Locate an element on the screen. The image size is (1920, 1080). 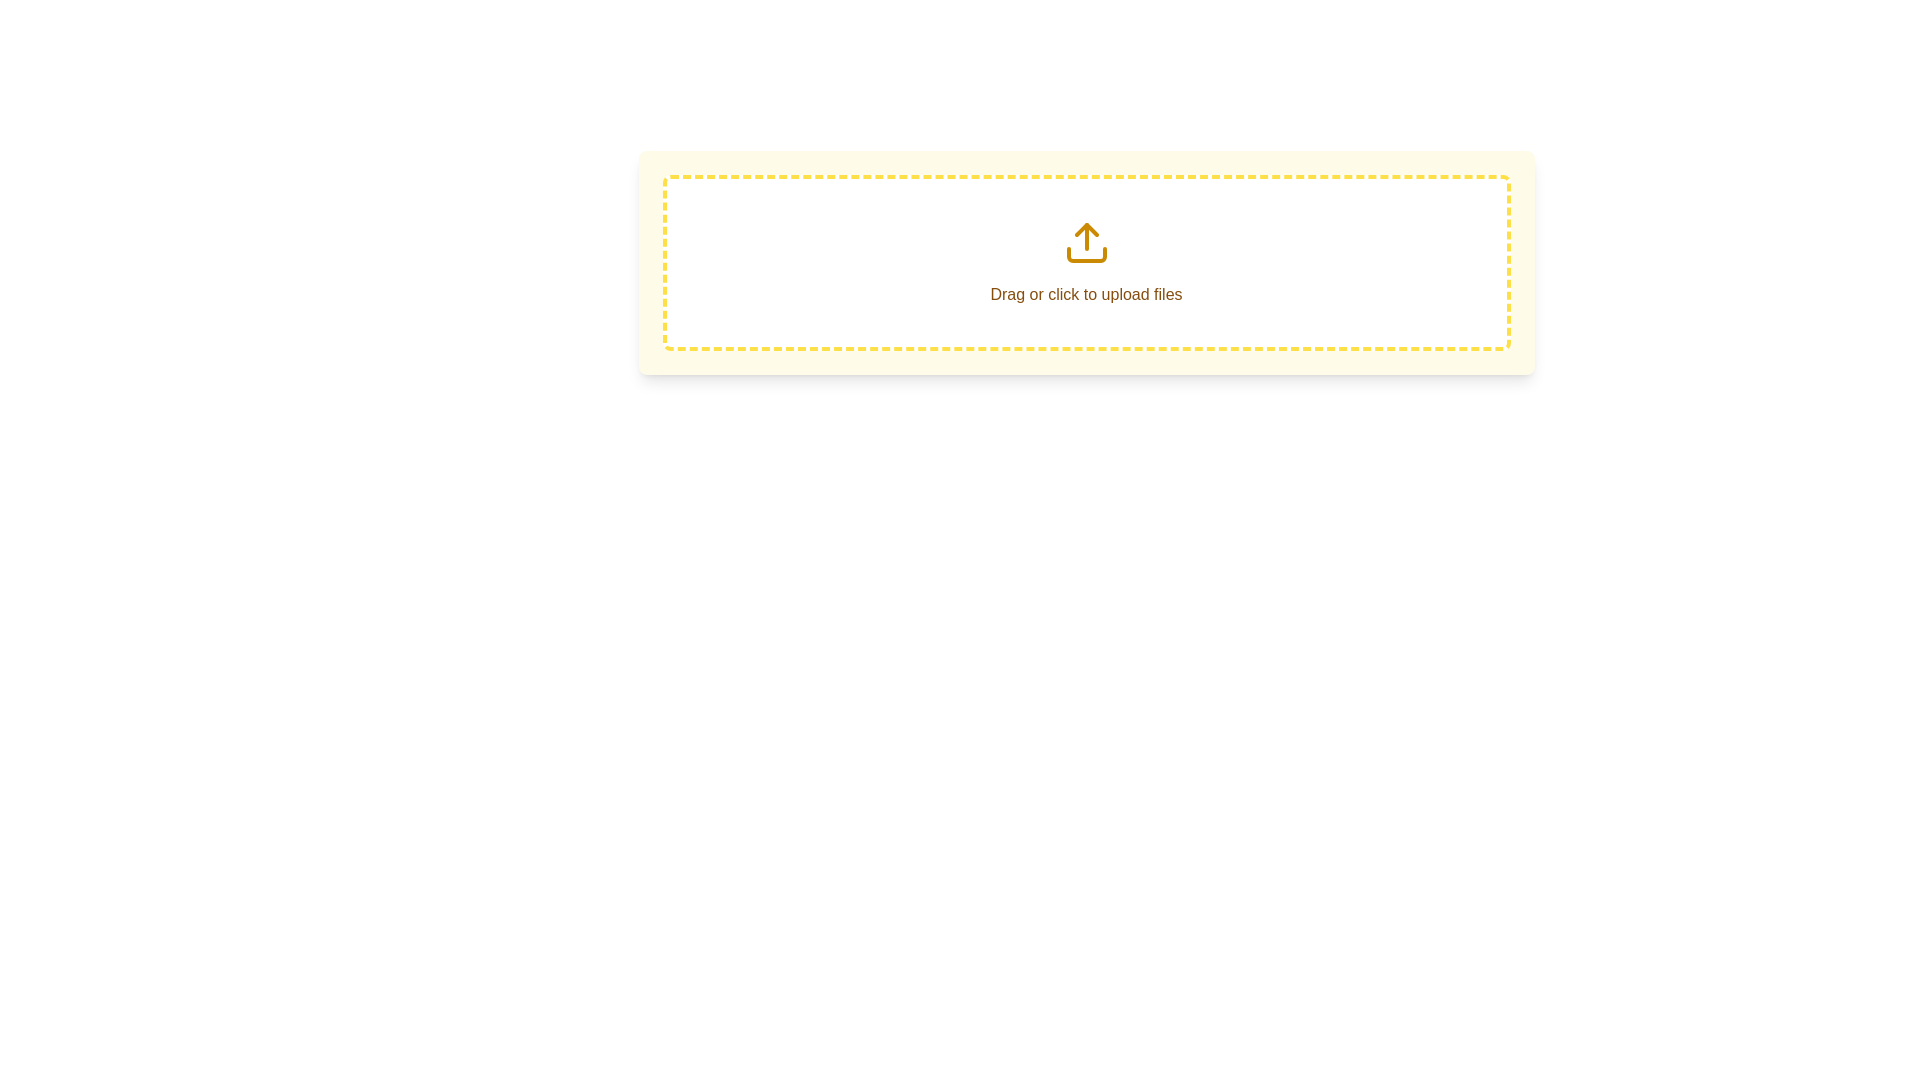
the yellow upward-pointing arrow icon within the upload icon, which is located at the top middle of the upload icon in the drop zone area is located at coordinates (1085, 229).